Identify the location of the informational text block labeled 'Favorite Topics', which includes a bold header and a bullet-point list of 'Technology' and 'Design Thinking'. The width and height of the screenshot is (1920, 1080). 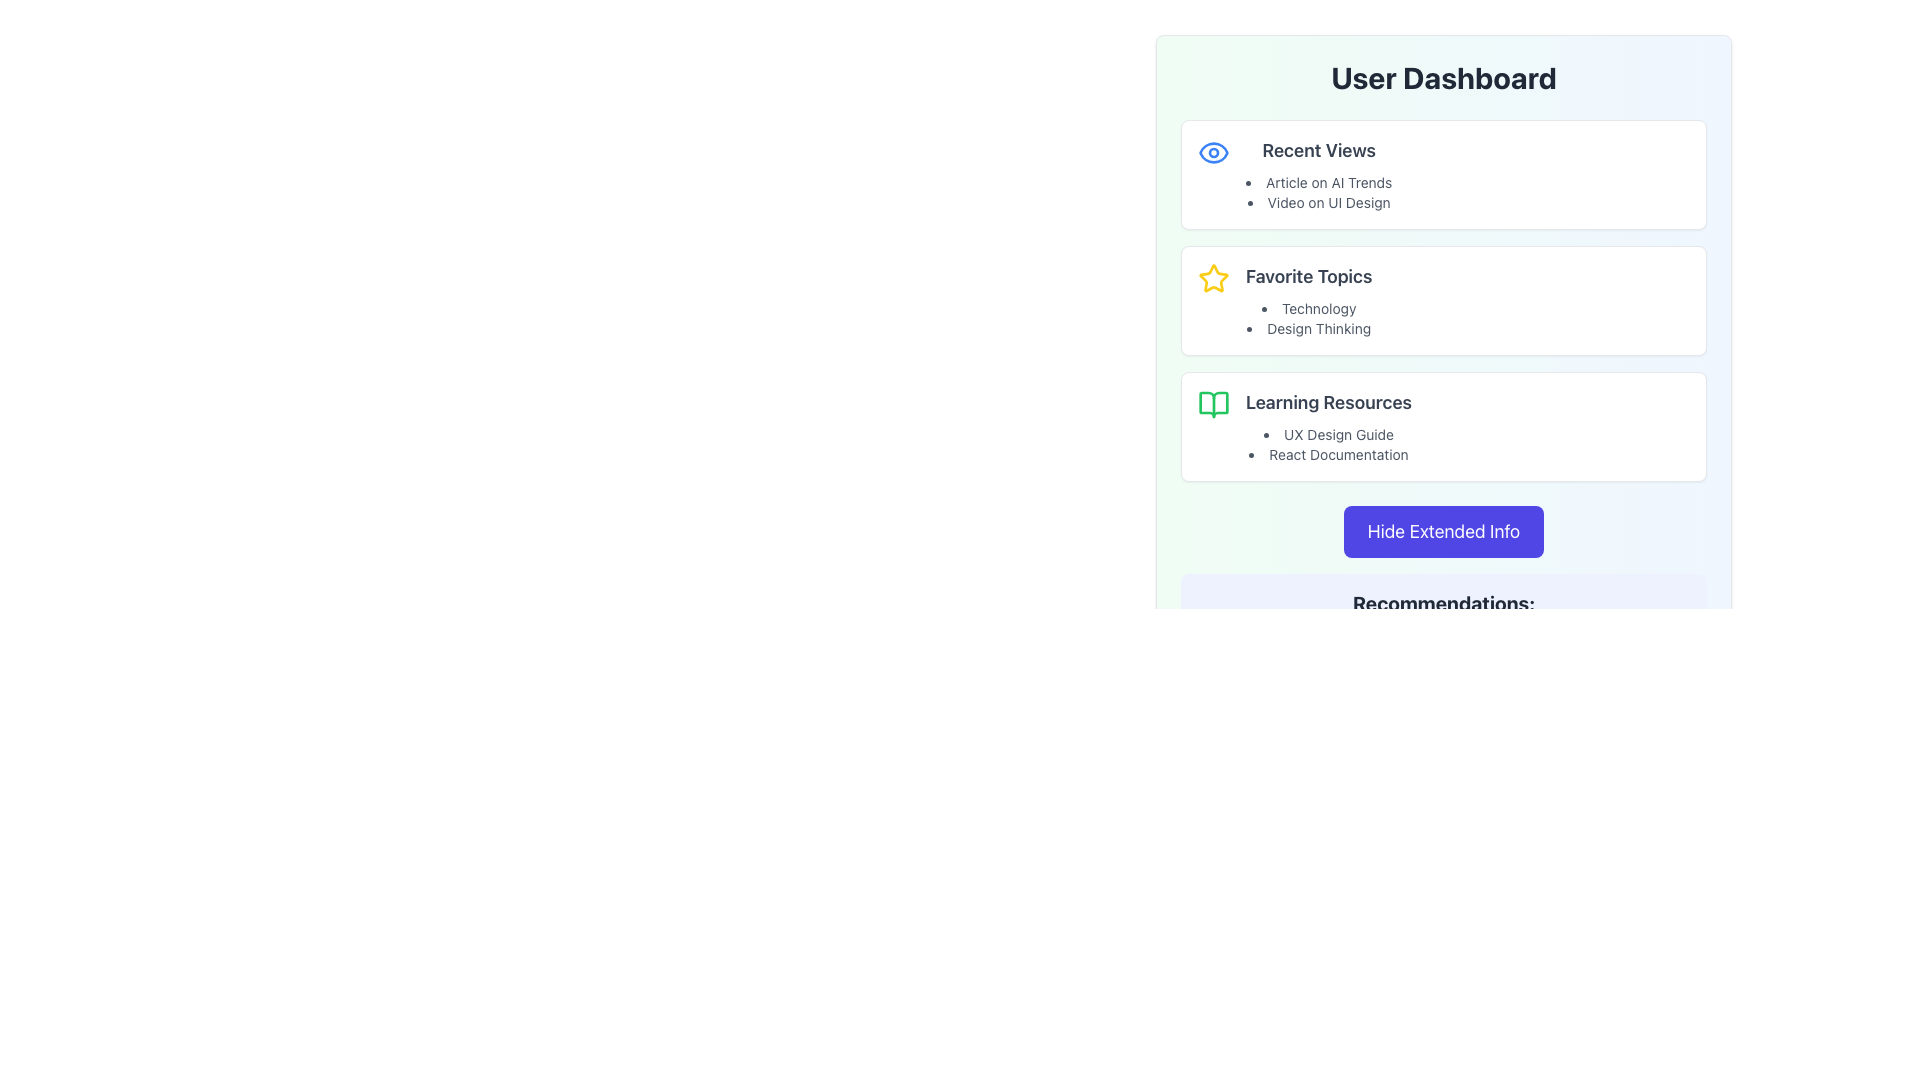
(1309, 300).